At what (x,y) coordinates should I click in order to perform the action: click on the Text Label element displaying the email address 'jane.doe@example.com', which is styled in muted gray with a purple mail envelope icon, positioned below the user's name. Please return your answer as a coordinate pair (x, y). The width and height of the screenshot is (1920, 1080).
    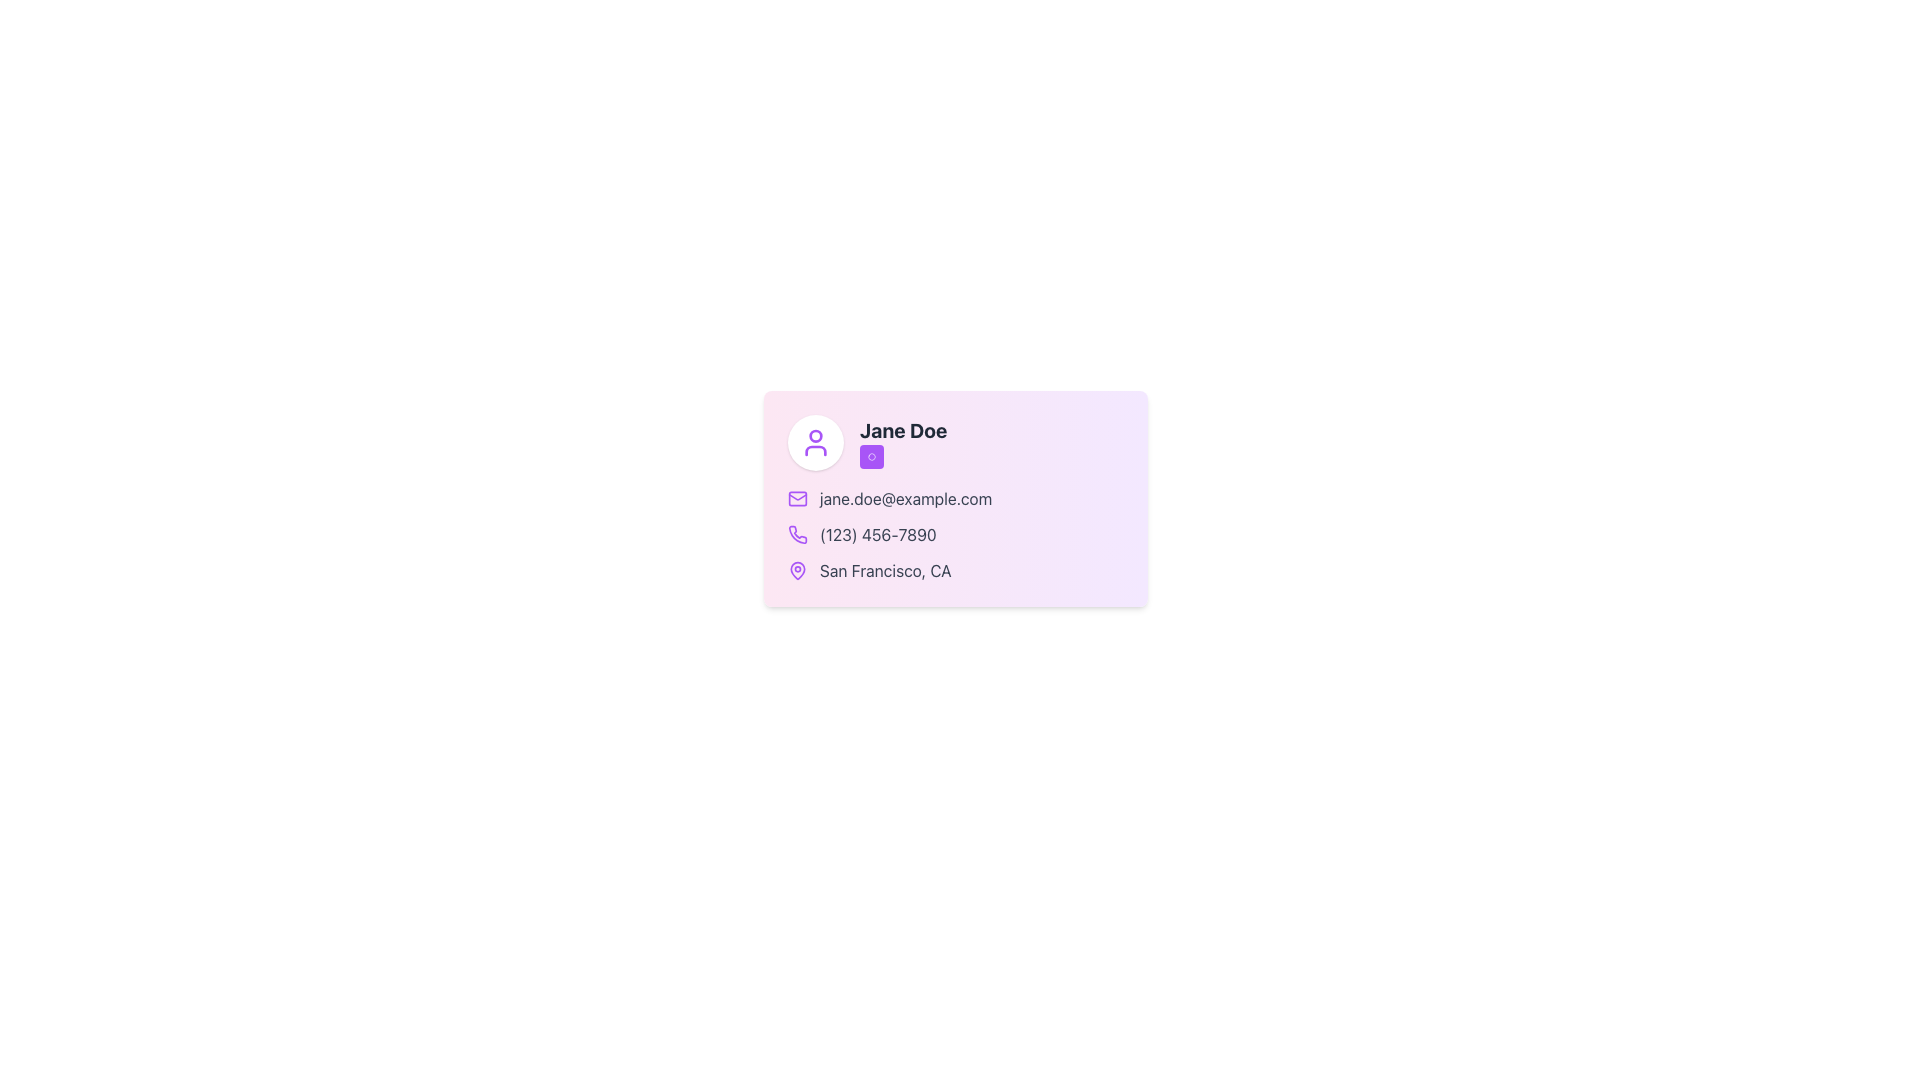
    Looking at the image, I should click on (954, 497).